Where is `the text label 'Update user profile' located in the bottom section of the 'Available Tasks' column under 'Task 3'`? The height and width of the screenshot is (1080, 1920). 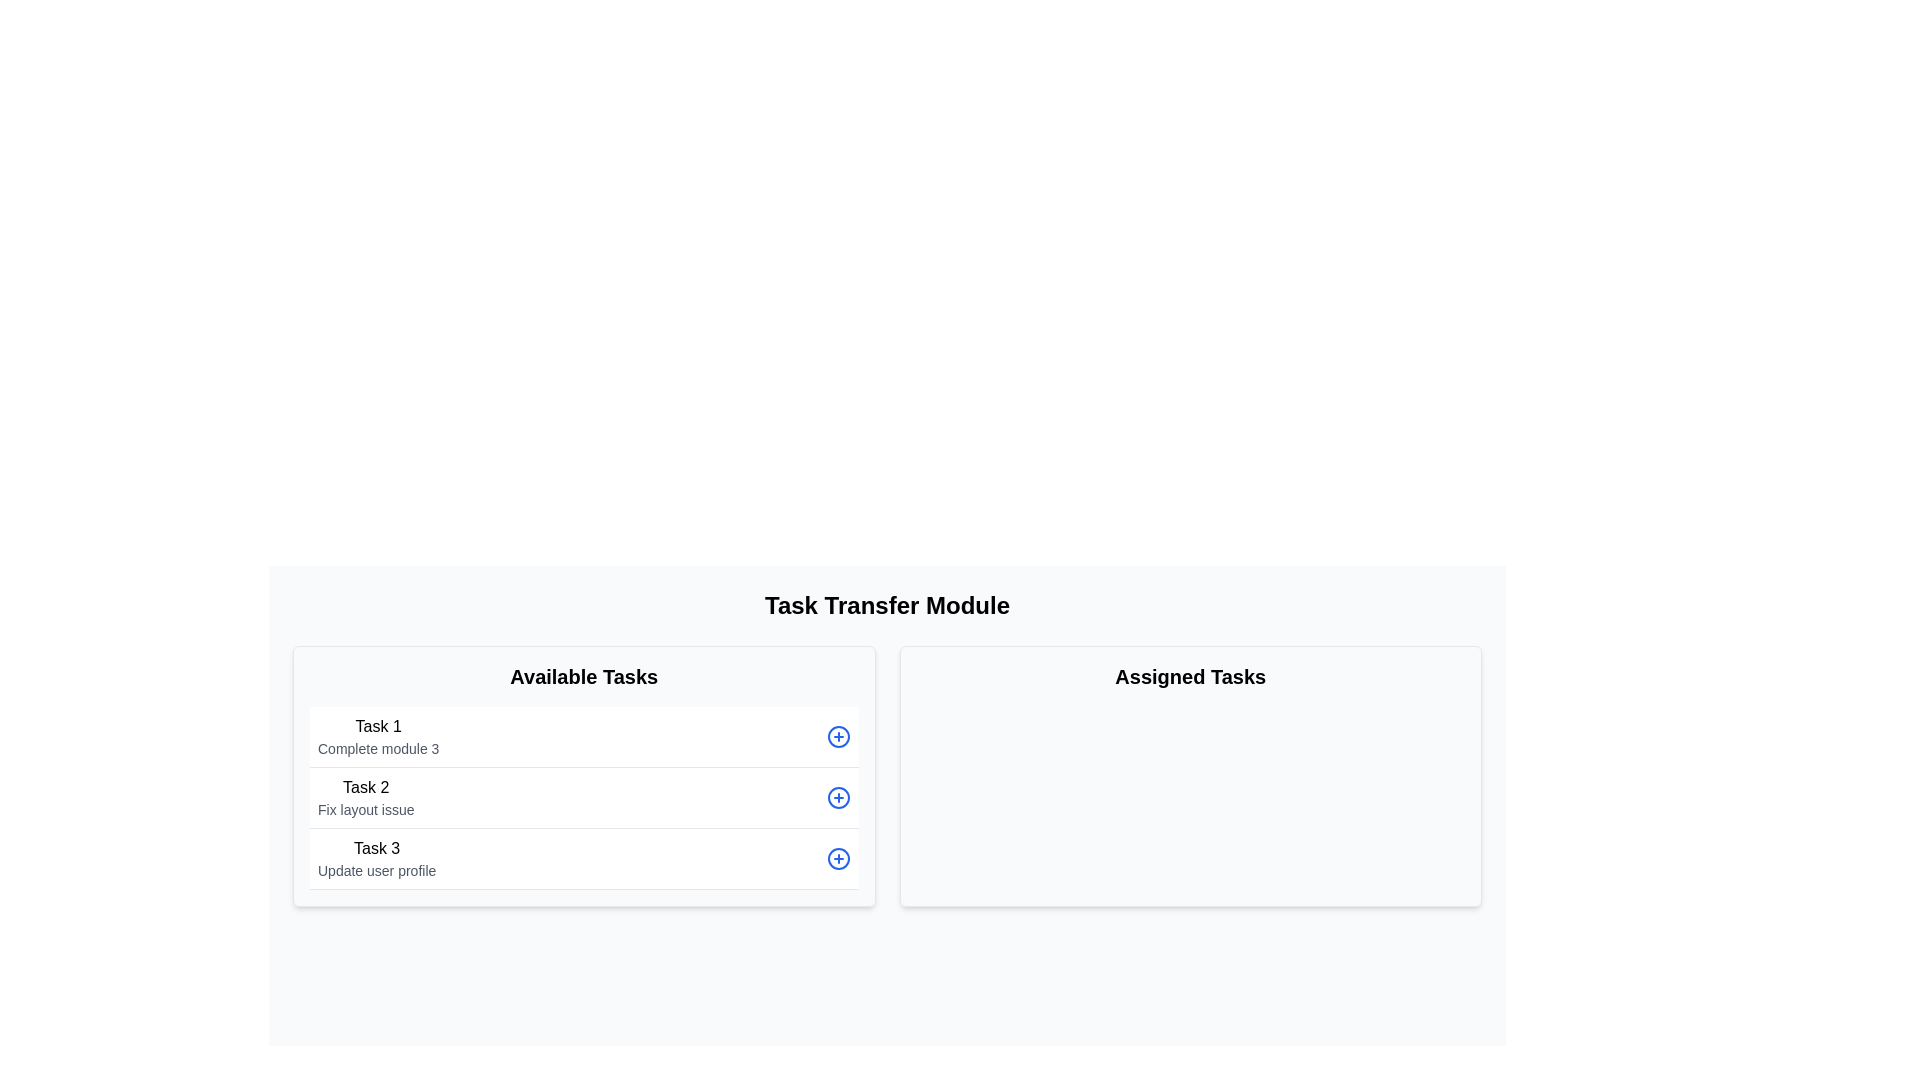
the text label 'Update user profile' located in the bottom section of the 'Available Tasks' column under 'Task 3' is located at coordinates (377, 870).